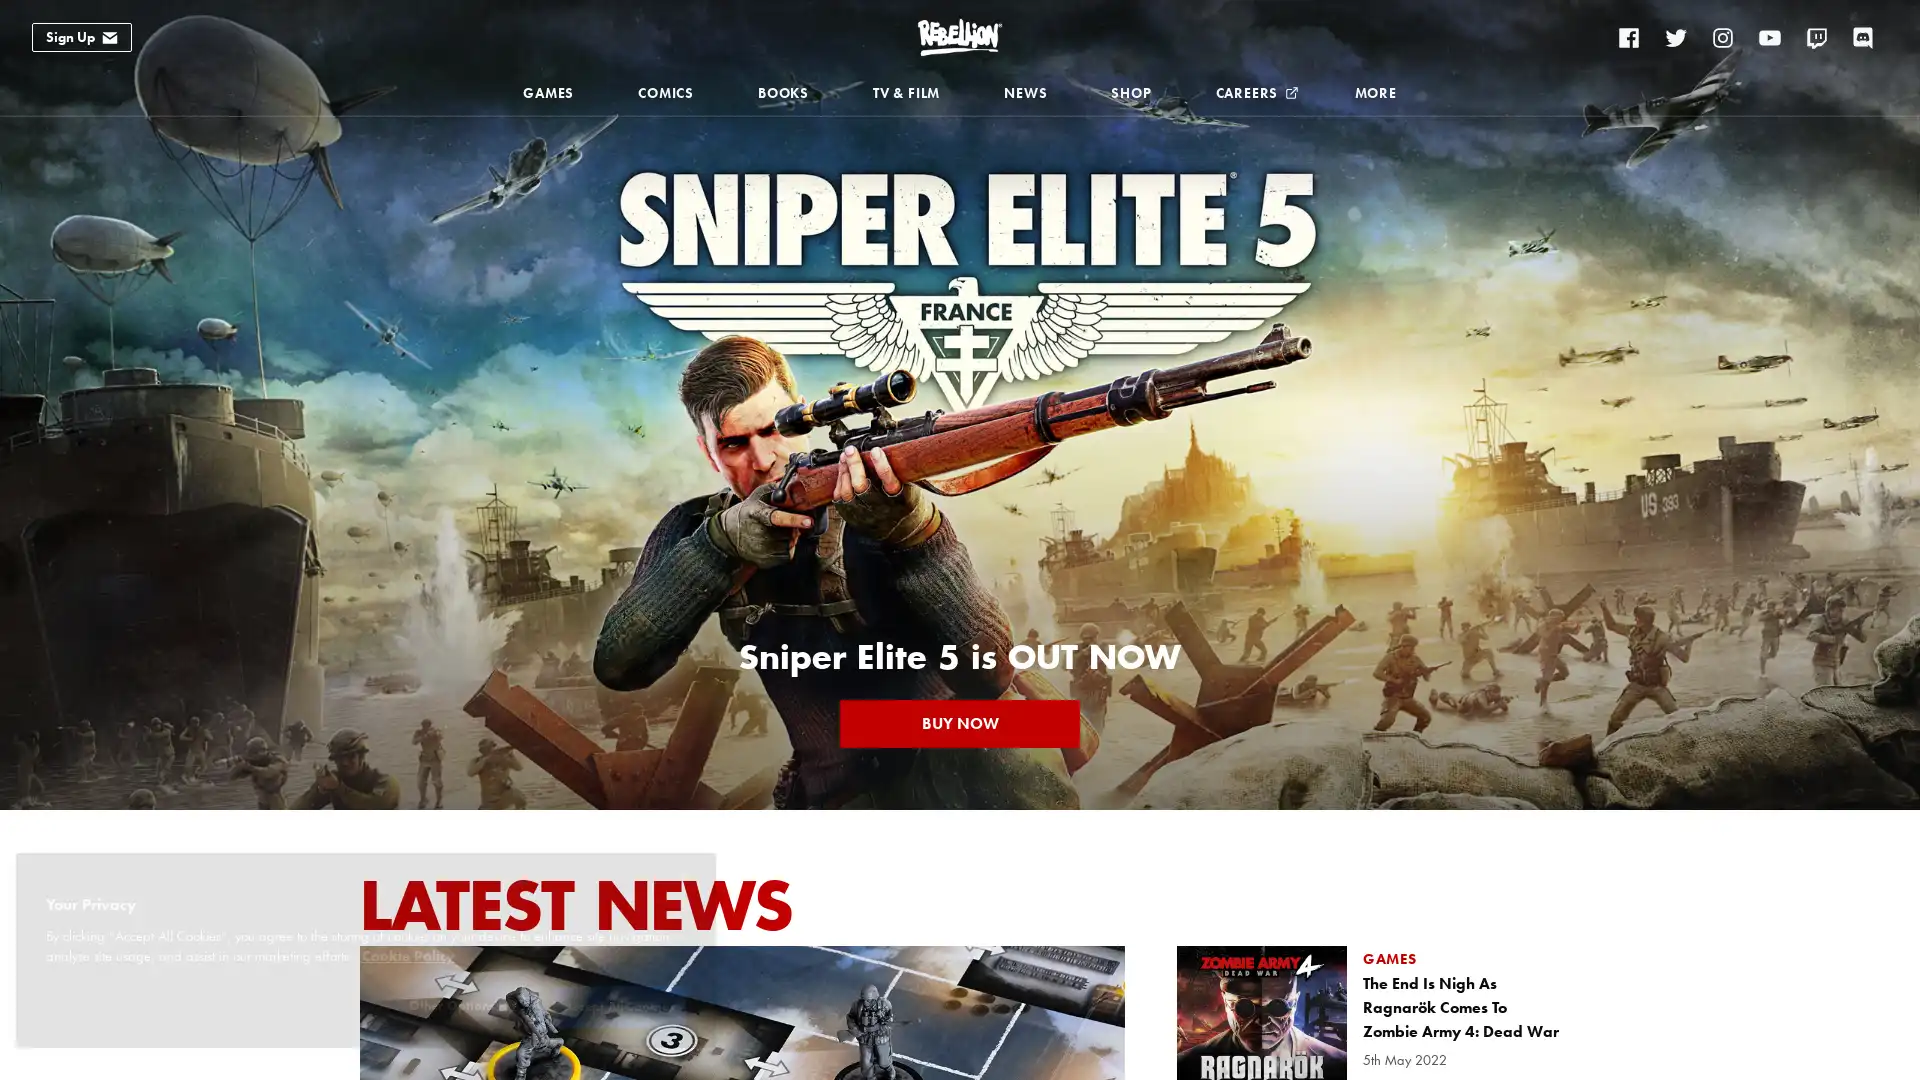 The height and width of the screenshot is (1080, 1920). I want to click on Close, so click(684, 874).